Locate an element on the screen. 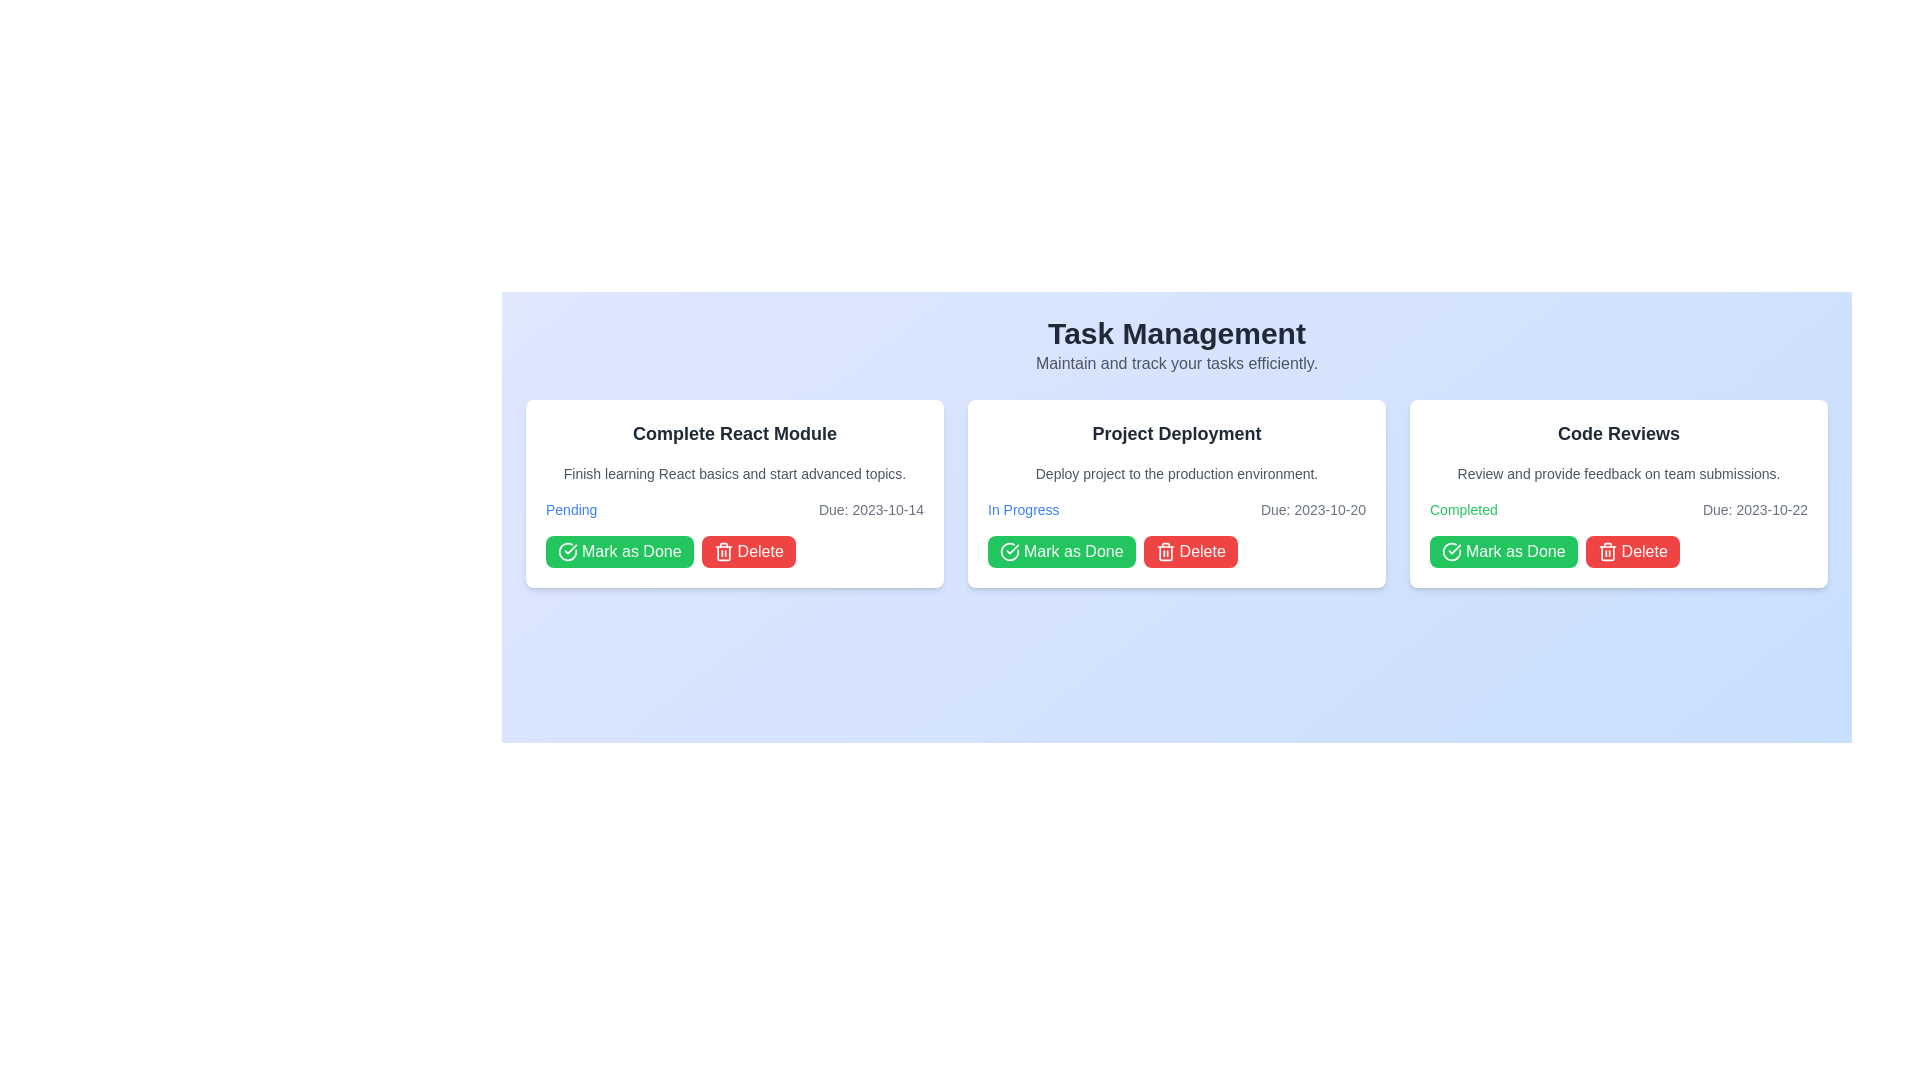  the text display component titled 'Task Management' with the subtitle 'Maintain and track your tasks efficiently.' which is prominently located at the top of the page is located at coordinates (1176, 345).